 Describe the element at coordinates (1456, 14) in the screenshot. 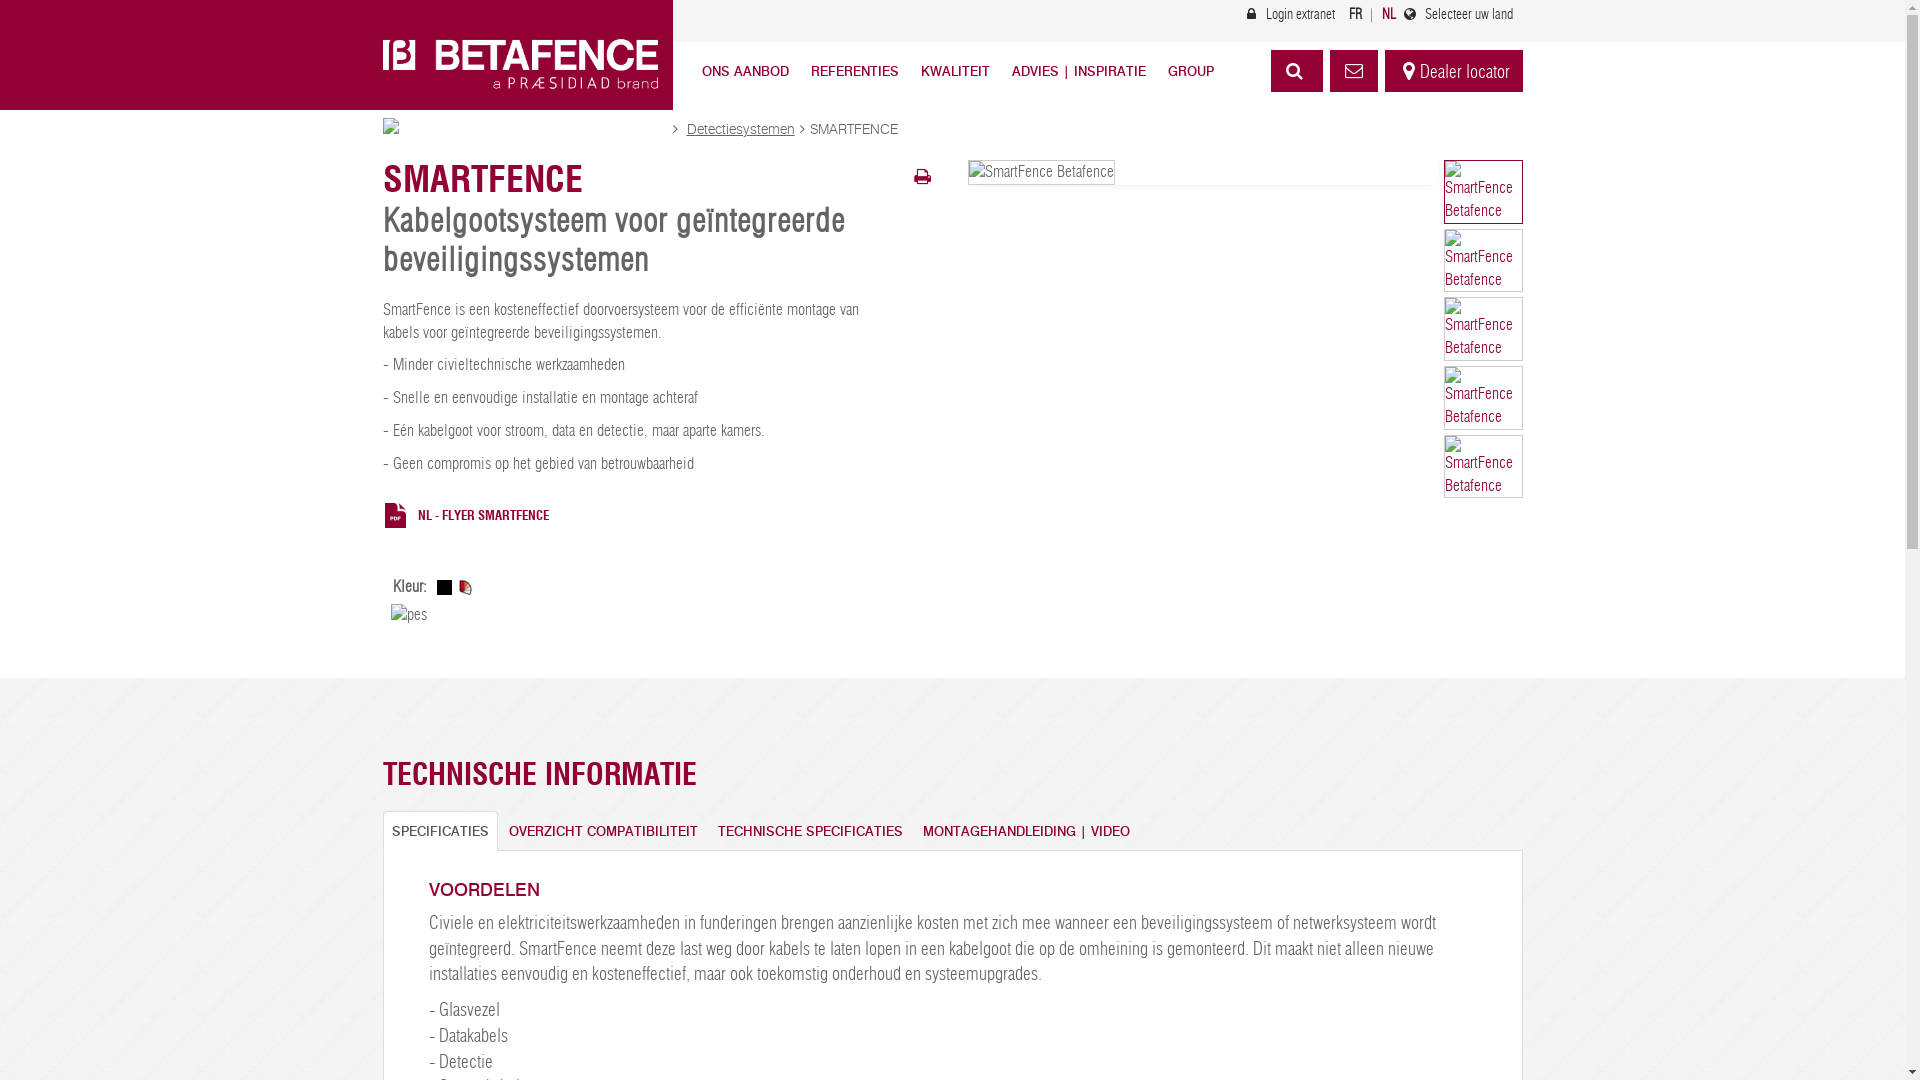

I see `'Selecteer uw land'` at that location.